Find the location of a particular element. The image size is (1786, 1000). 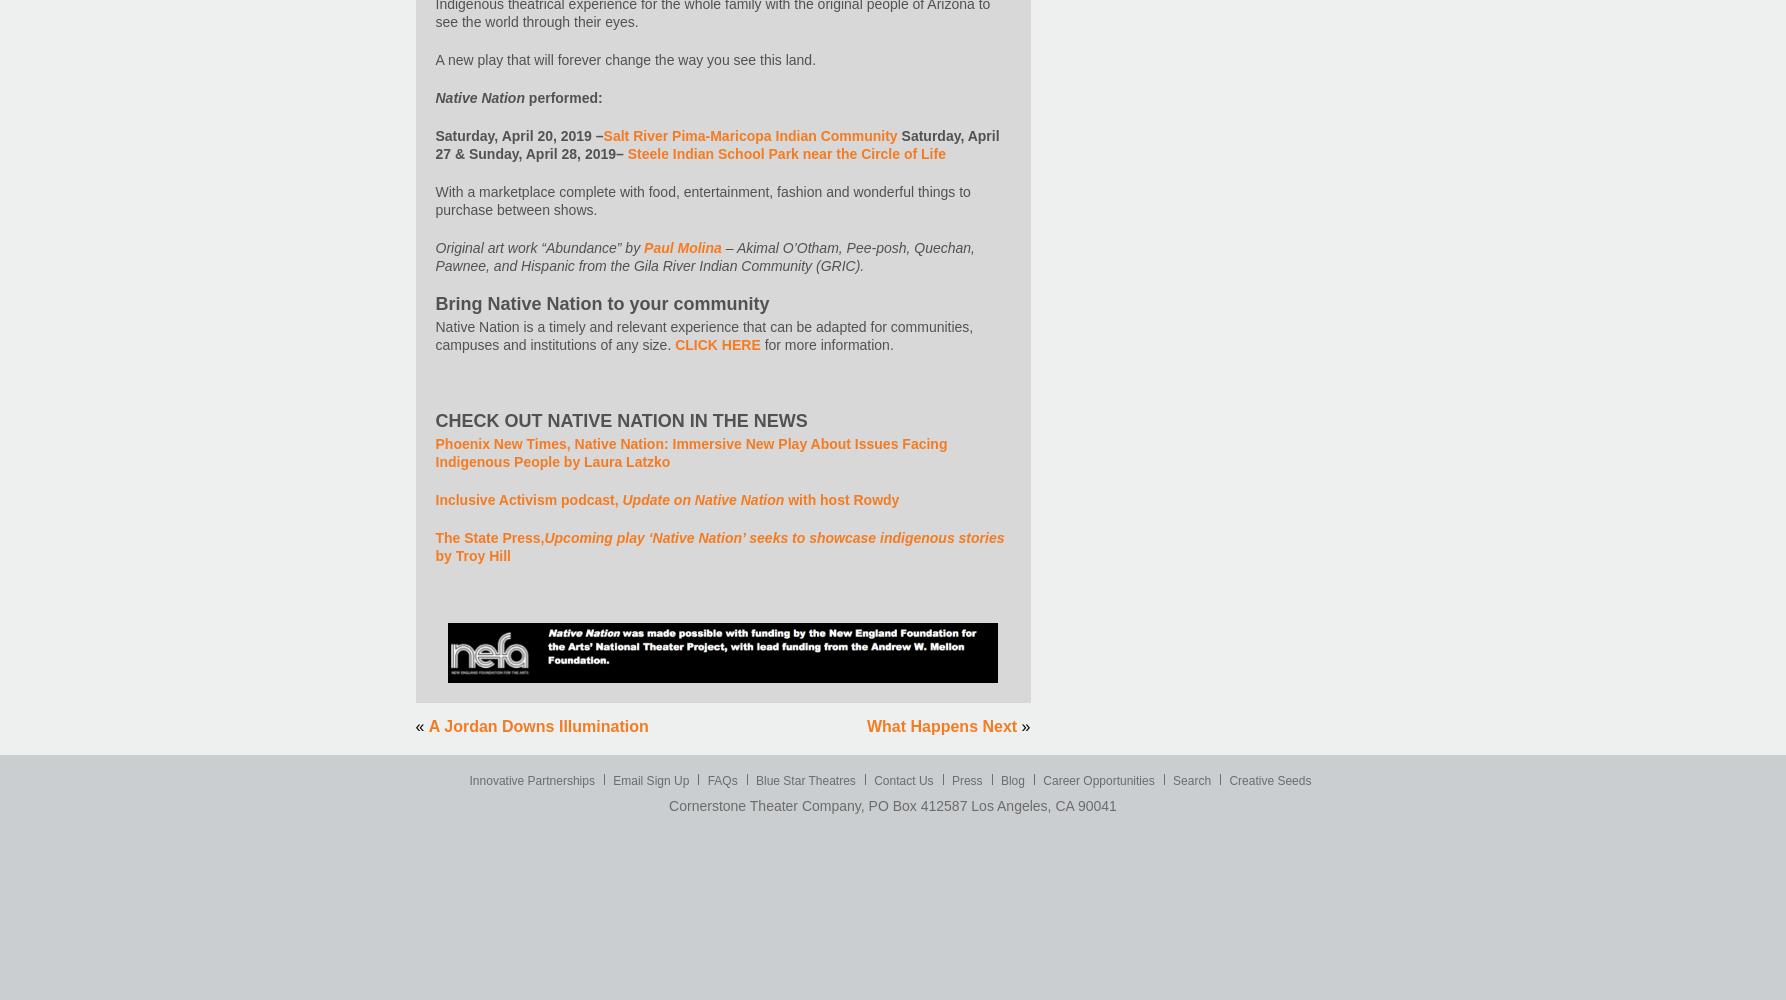

'Blog' is located at coordinates (1011, 781).